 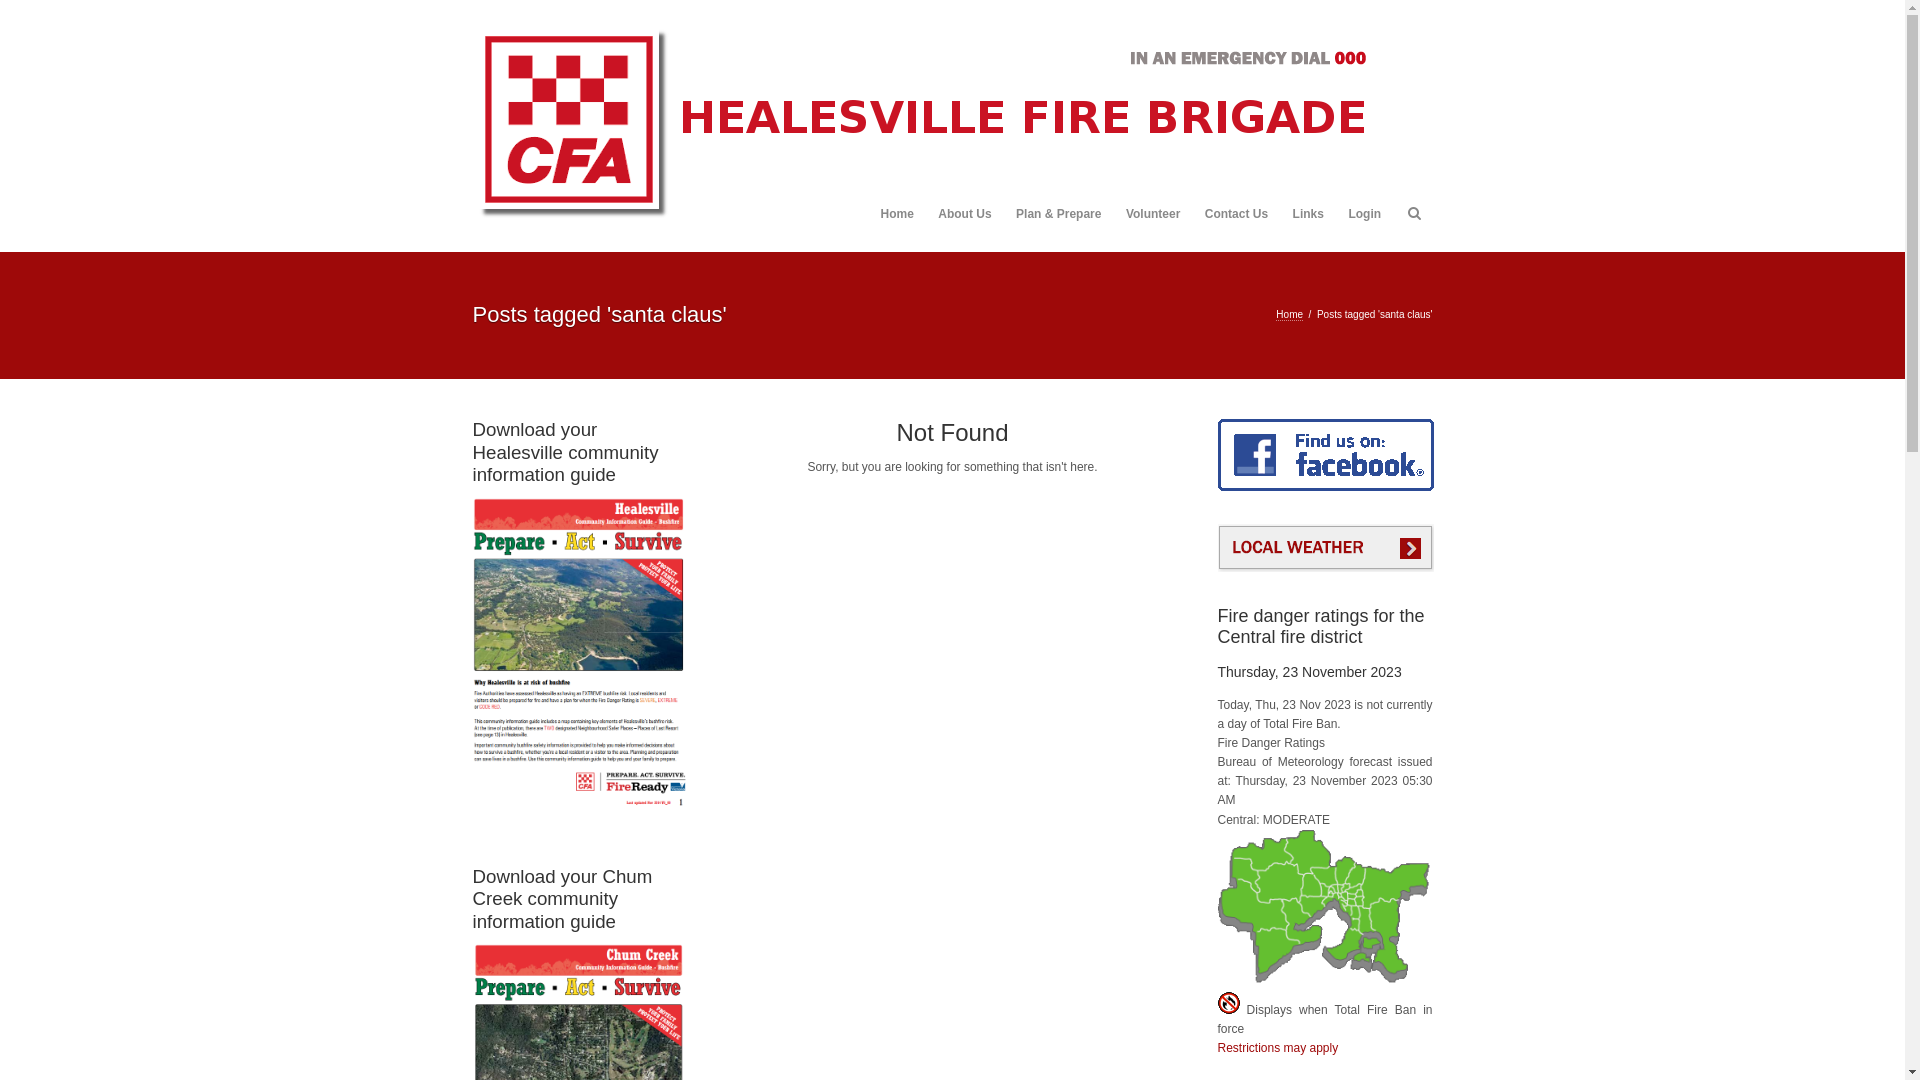 What do you see at coordinates (1152, 214) in the screenshot?
I see `'Volunteer'` at bounding box center [1152, 214].